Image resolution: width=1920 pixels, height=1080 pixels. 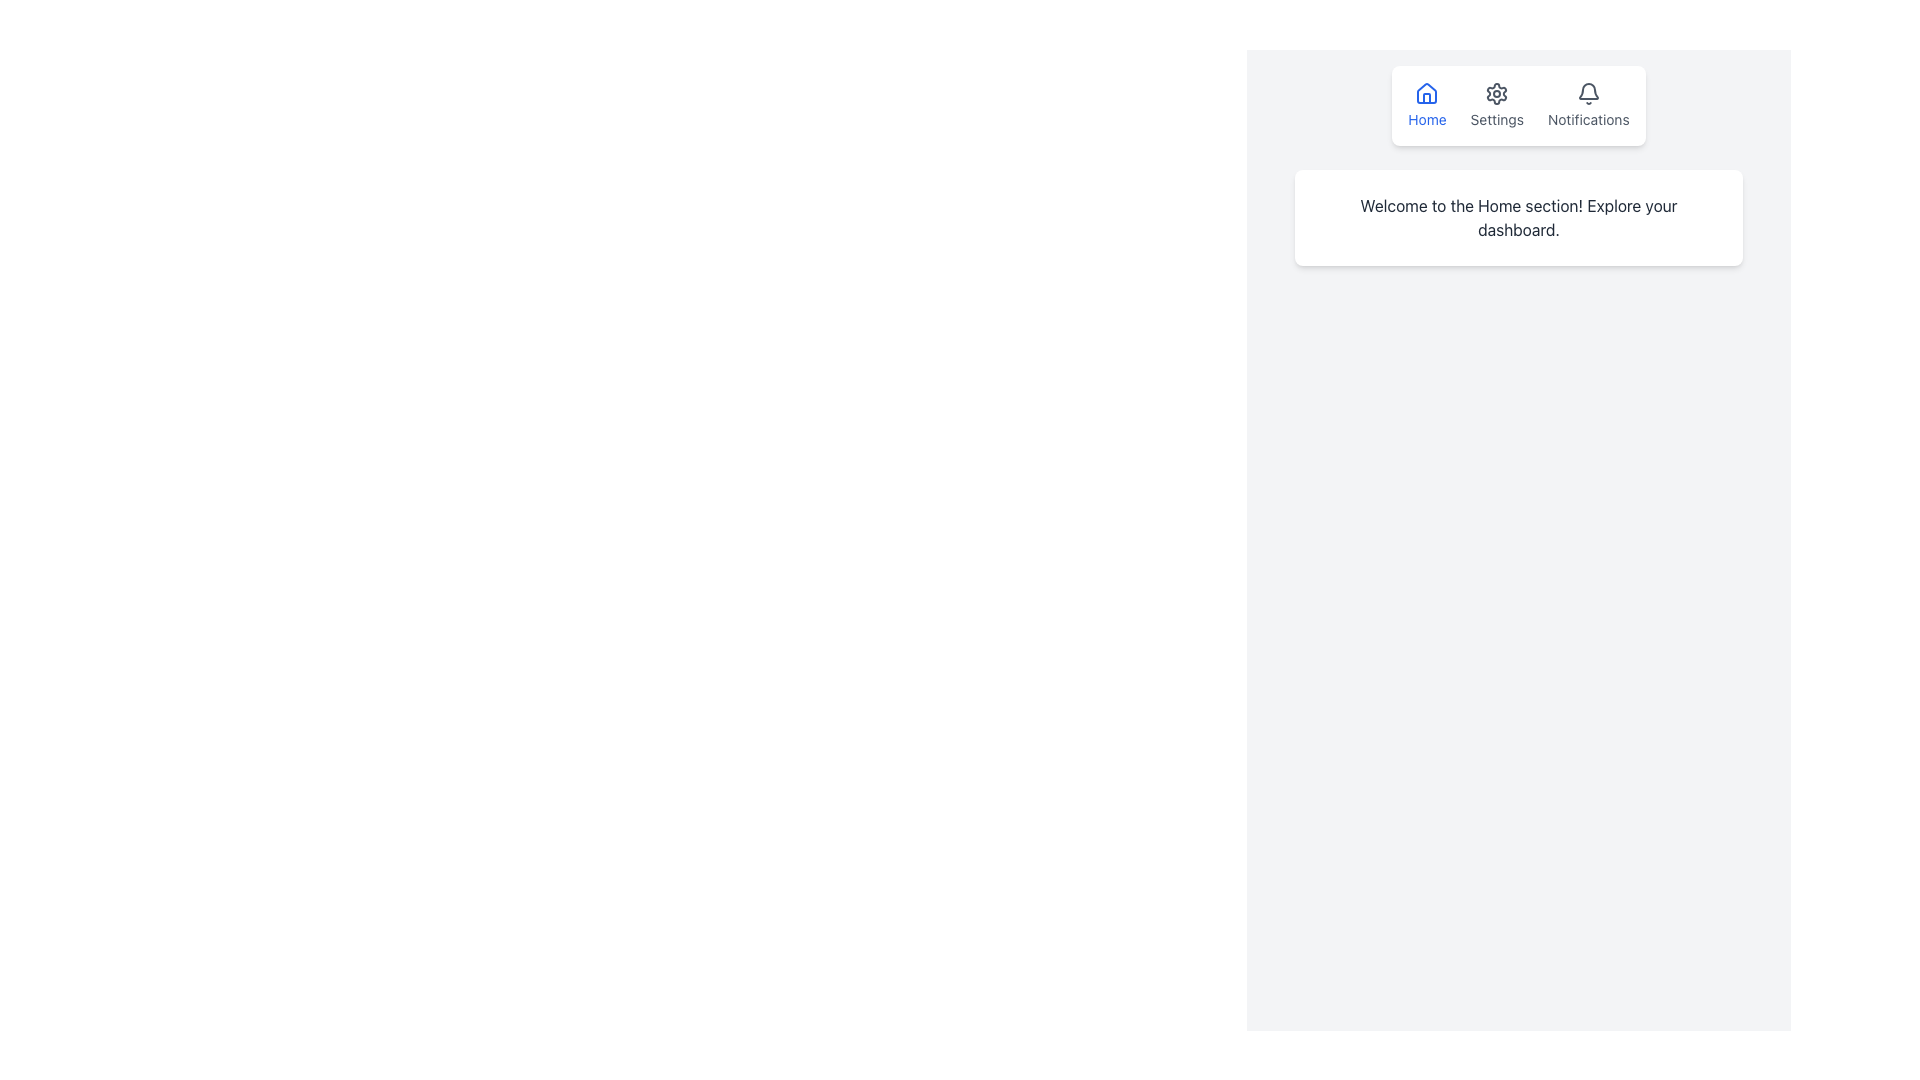 I want to click on the settings icon button located in the horizontal navigation bar at the top of the application layout, so click(x=1497, y=93).